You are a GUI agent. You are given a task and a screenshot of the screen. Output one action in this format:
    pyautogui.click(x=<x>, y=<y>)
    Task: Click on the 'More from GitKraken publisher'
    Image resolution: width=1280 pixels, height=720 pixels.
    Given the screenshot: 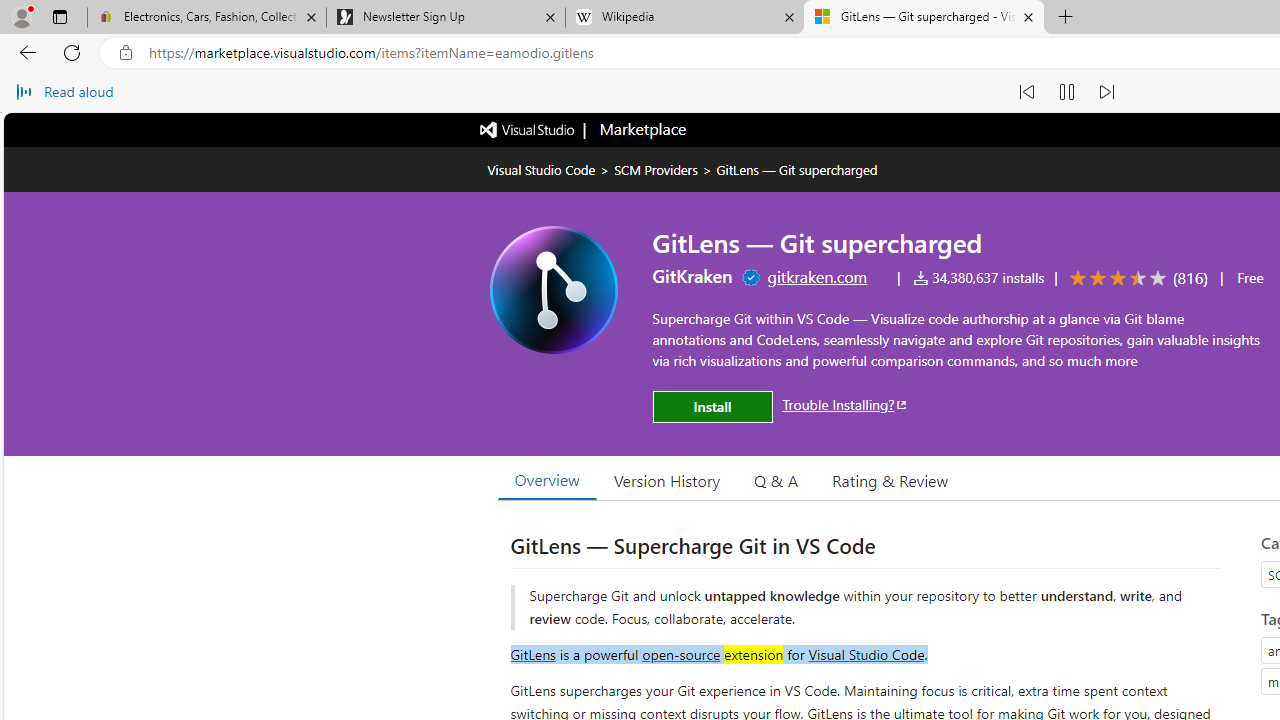 What is the action you would take?
    pyautogui.click(x=692, y=276)
    